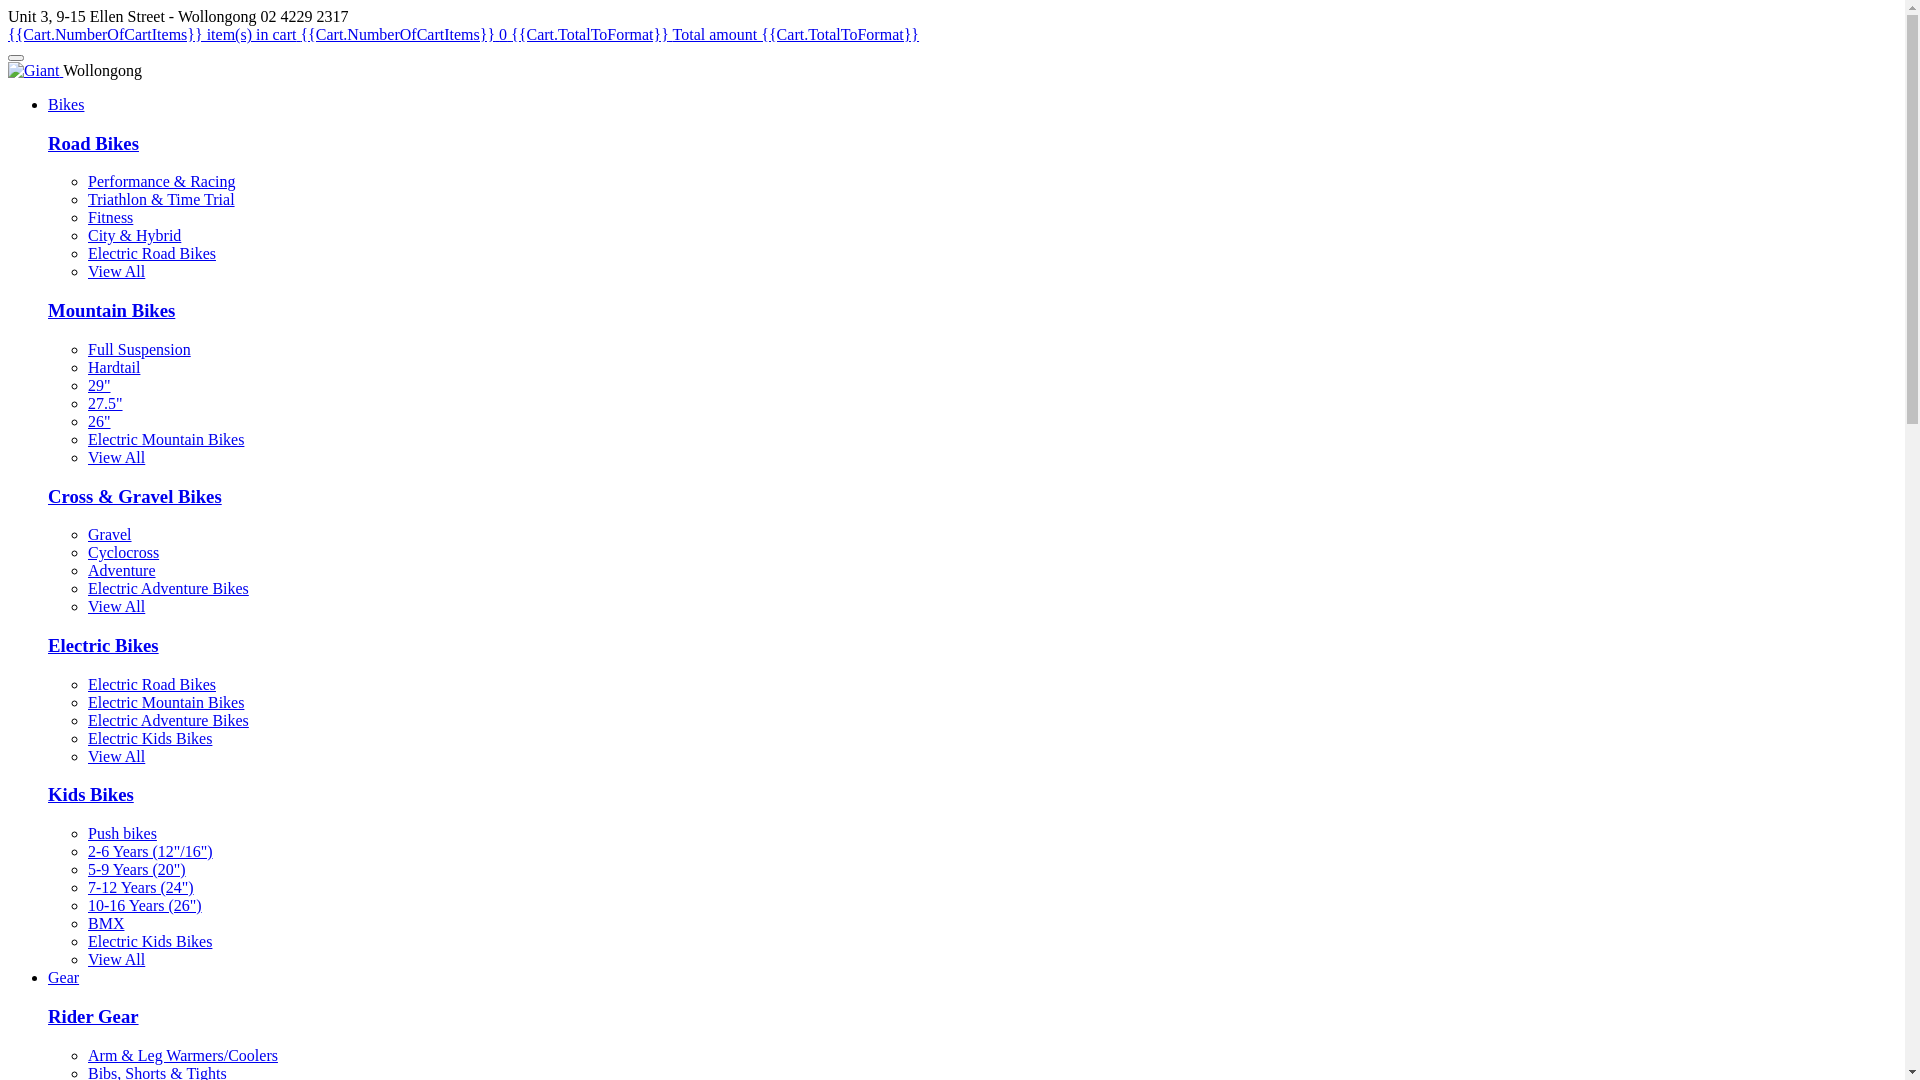 The height and width of the screenshot is (1080, 1920). What do you see at coordinates (139, 886) in the screenshot?
I see `'7-12 Years (24")'` at bounding box center [139, 886].